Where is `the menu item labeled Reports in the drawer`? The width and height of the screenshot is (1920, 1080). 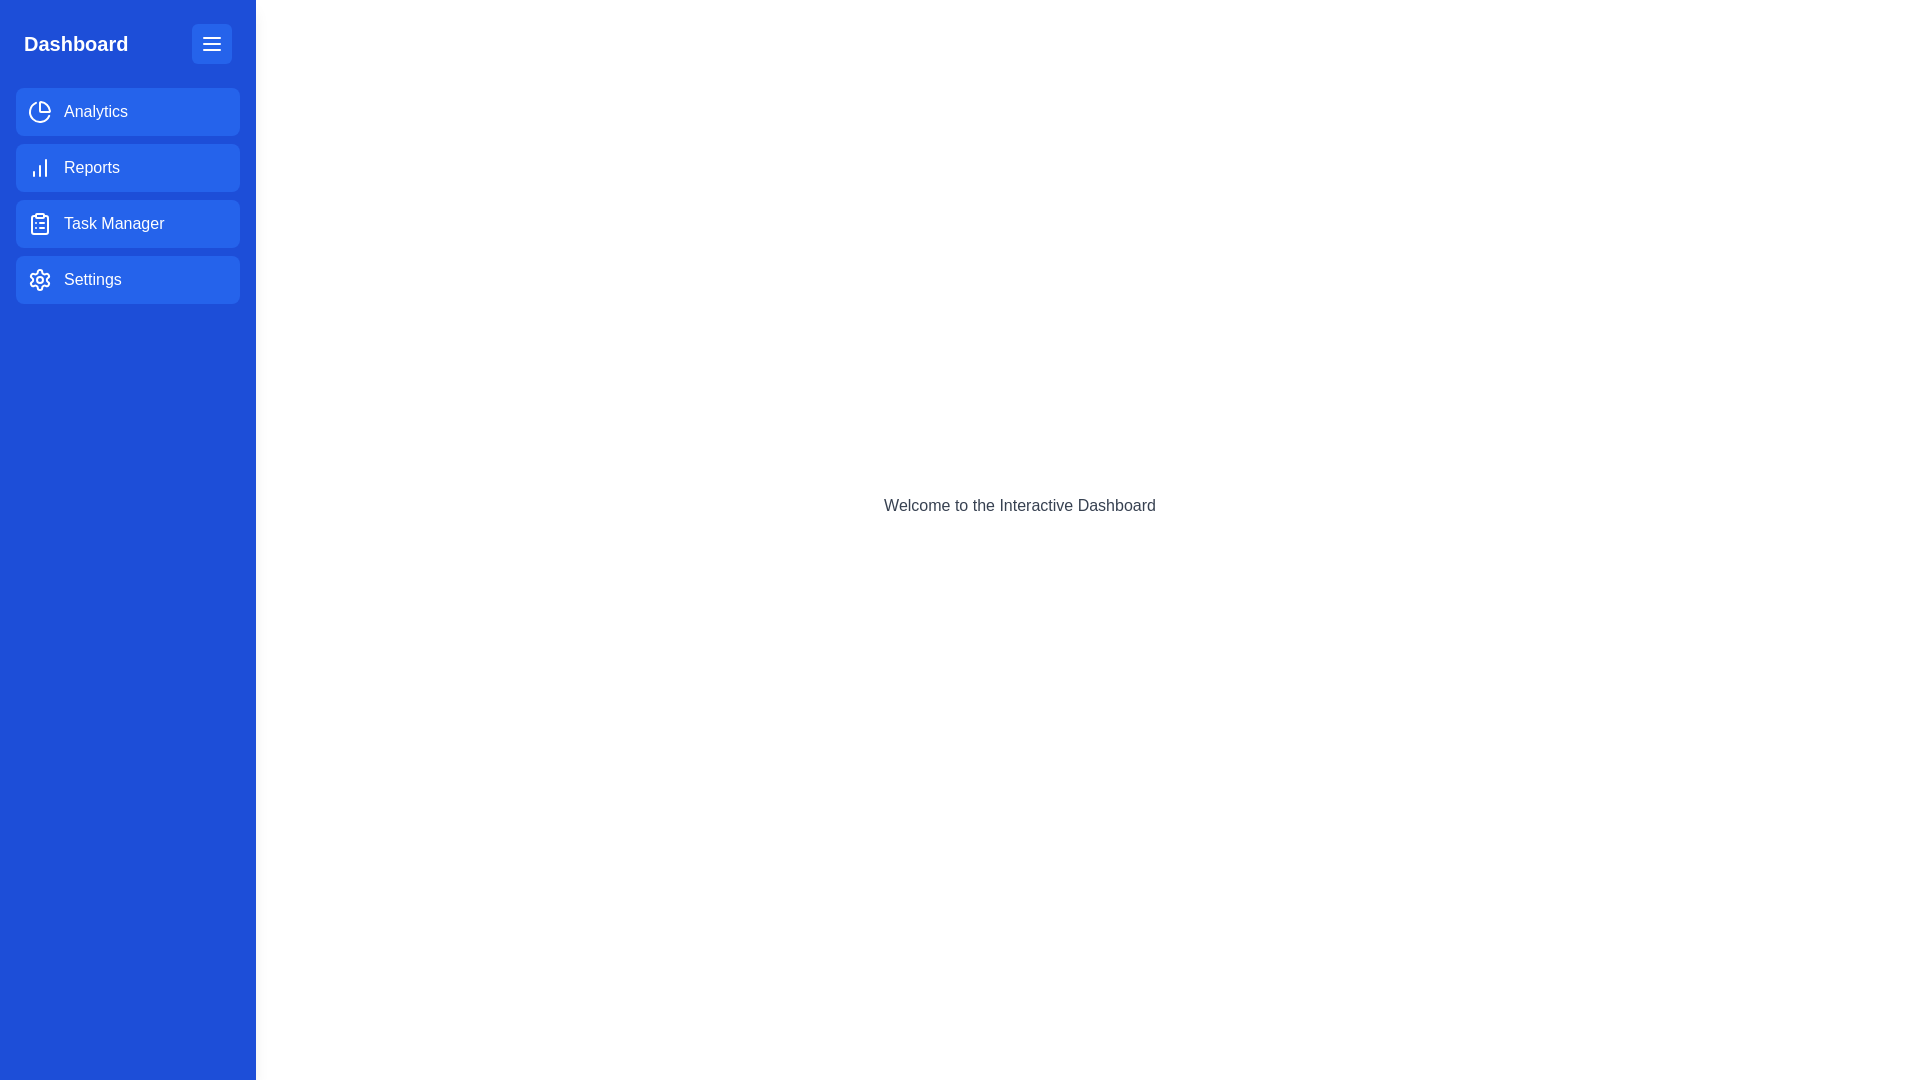 the menu item labeled Reports in the drawer is located at coordinates (127, 167).